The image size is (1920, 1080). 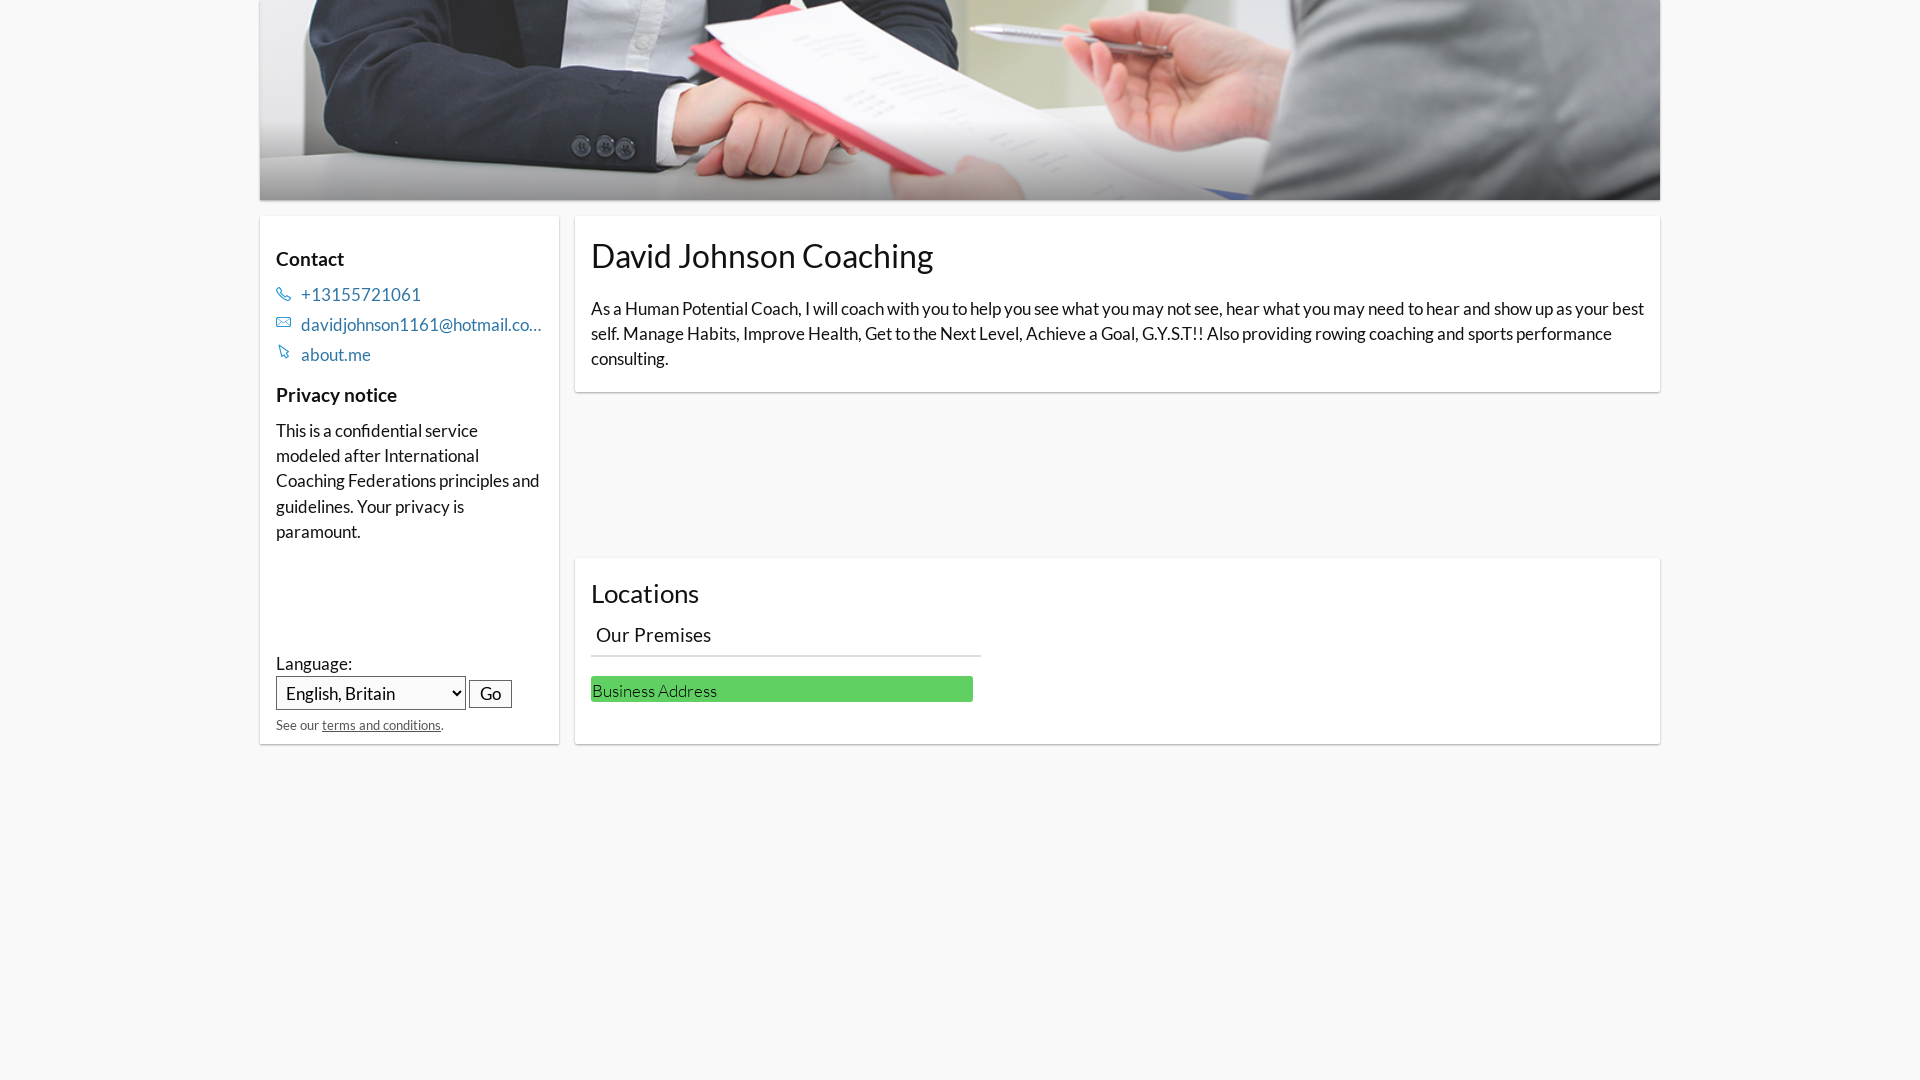 What do you see at coordinates (381, 725) in the screenshot?
I see `'terms and conditions'` at bounding box center [381, 725].